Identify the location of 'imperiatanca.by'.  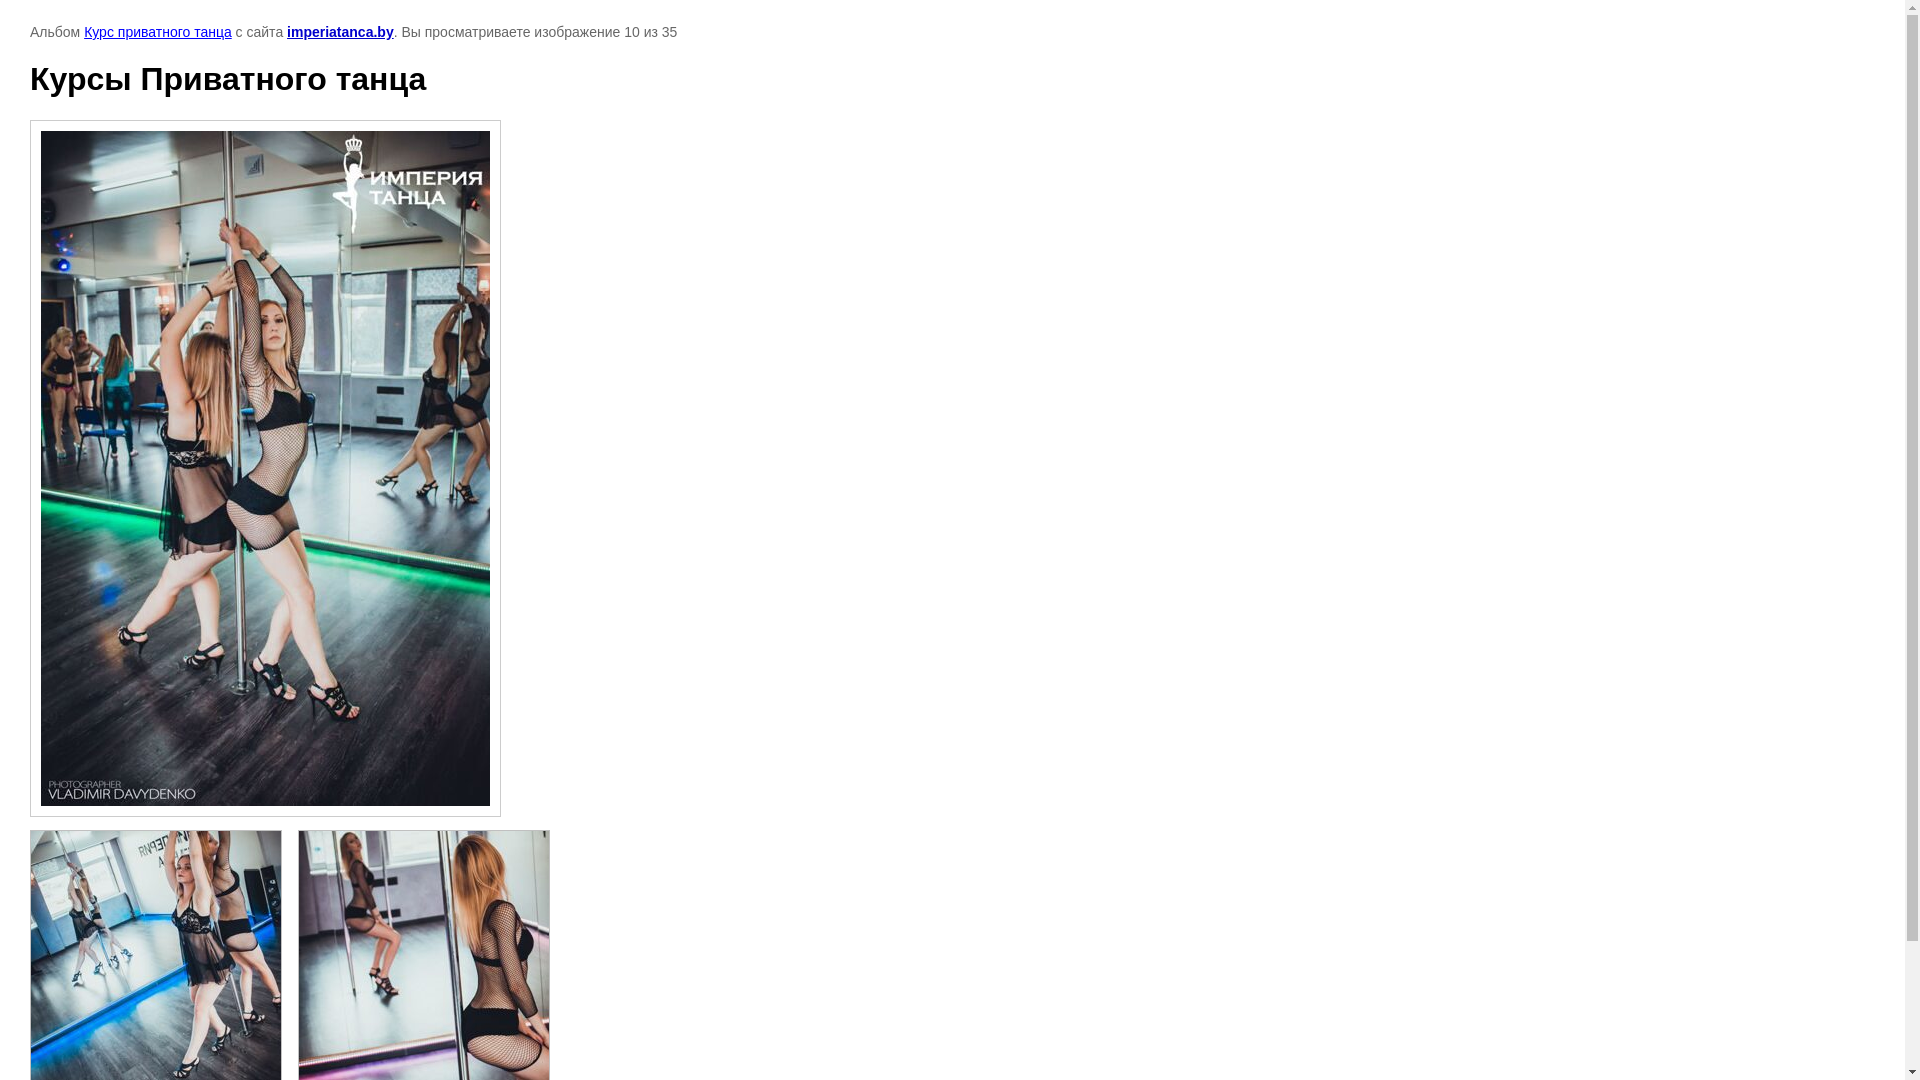
(286, 31).